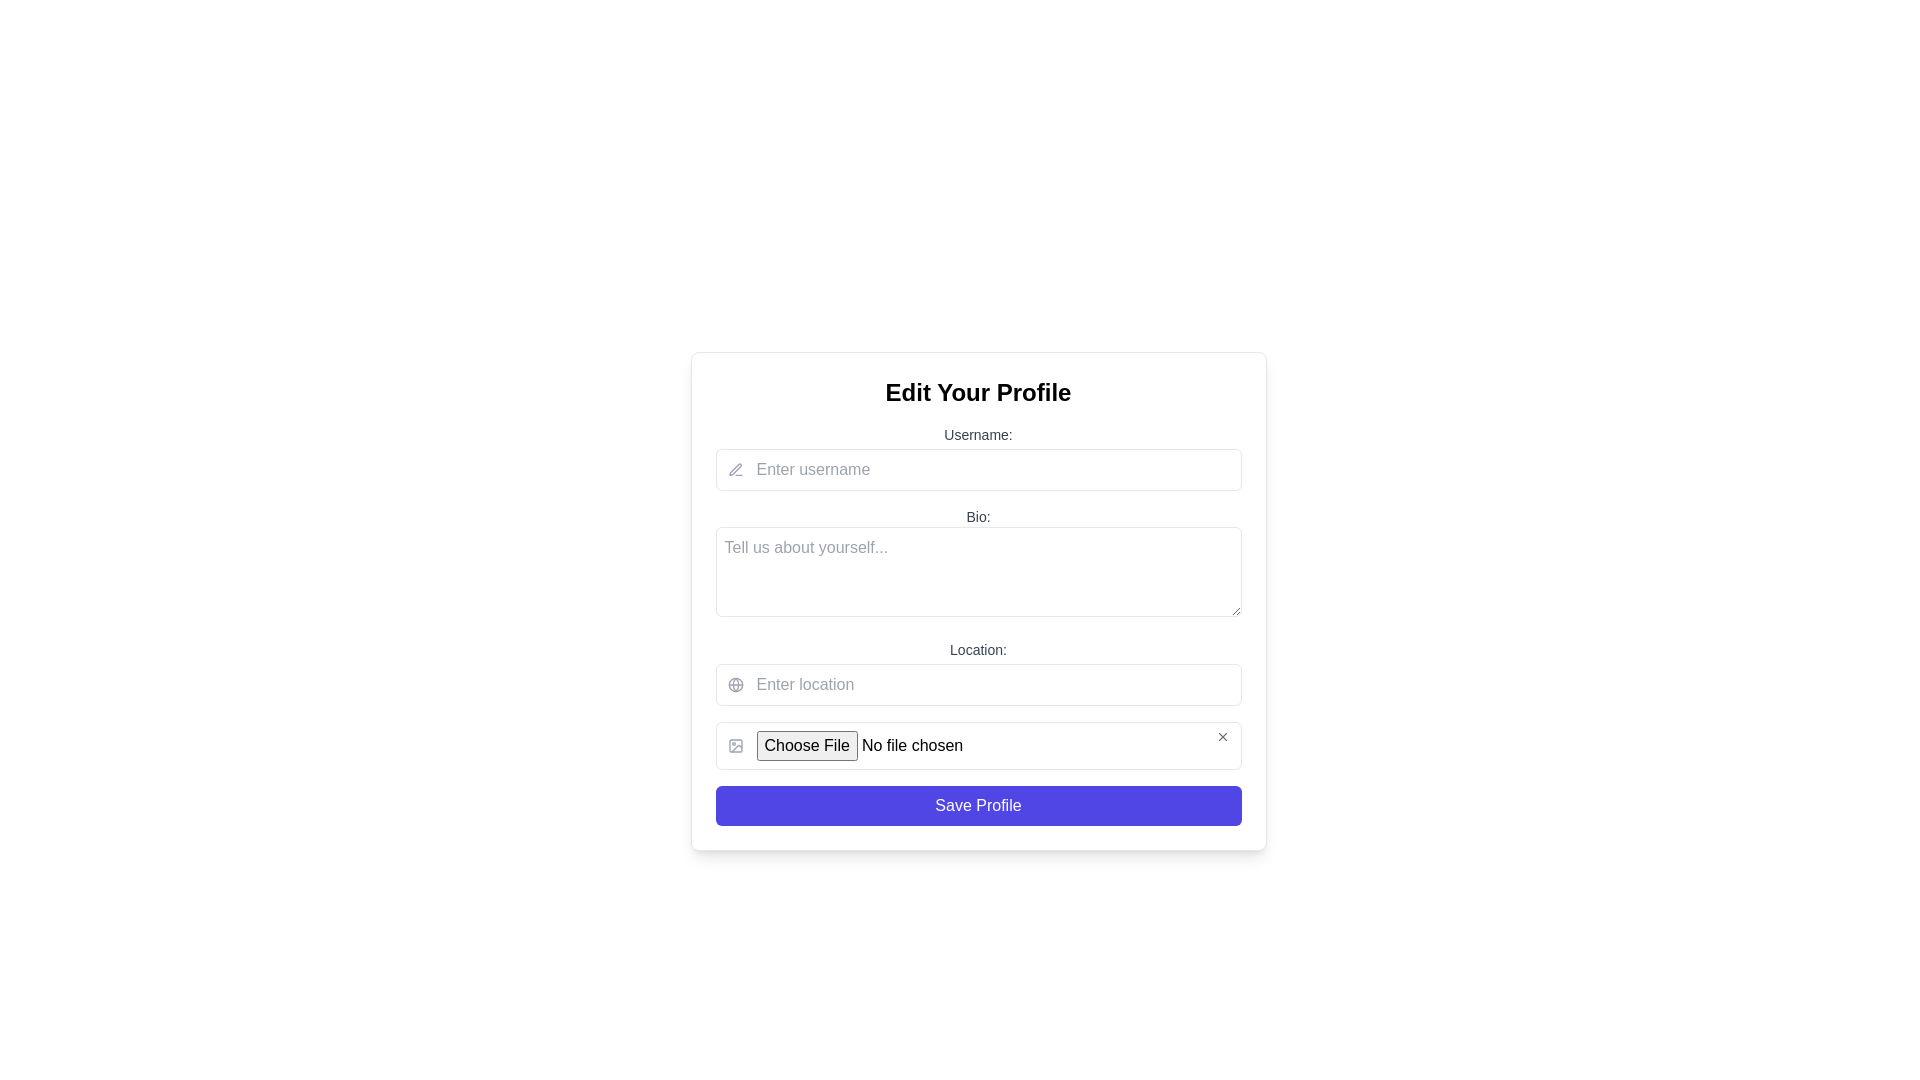  Describe the element at coordinates (978, 745) in the screenshot. I see `the 'Choose File' button of the file input component that displays 'No file chosen'` at that location.